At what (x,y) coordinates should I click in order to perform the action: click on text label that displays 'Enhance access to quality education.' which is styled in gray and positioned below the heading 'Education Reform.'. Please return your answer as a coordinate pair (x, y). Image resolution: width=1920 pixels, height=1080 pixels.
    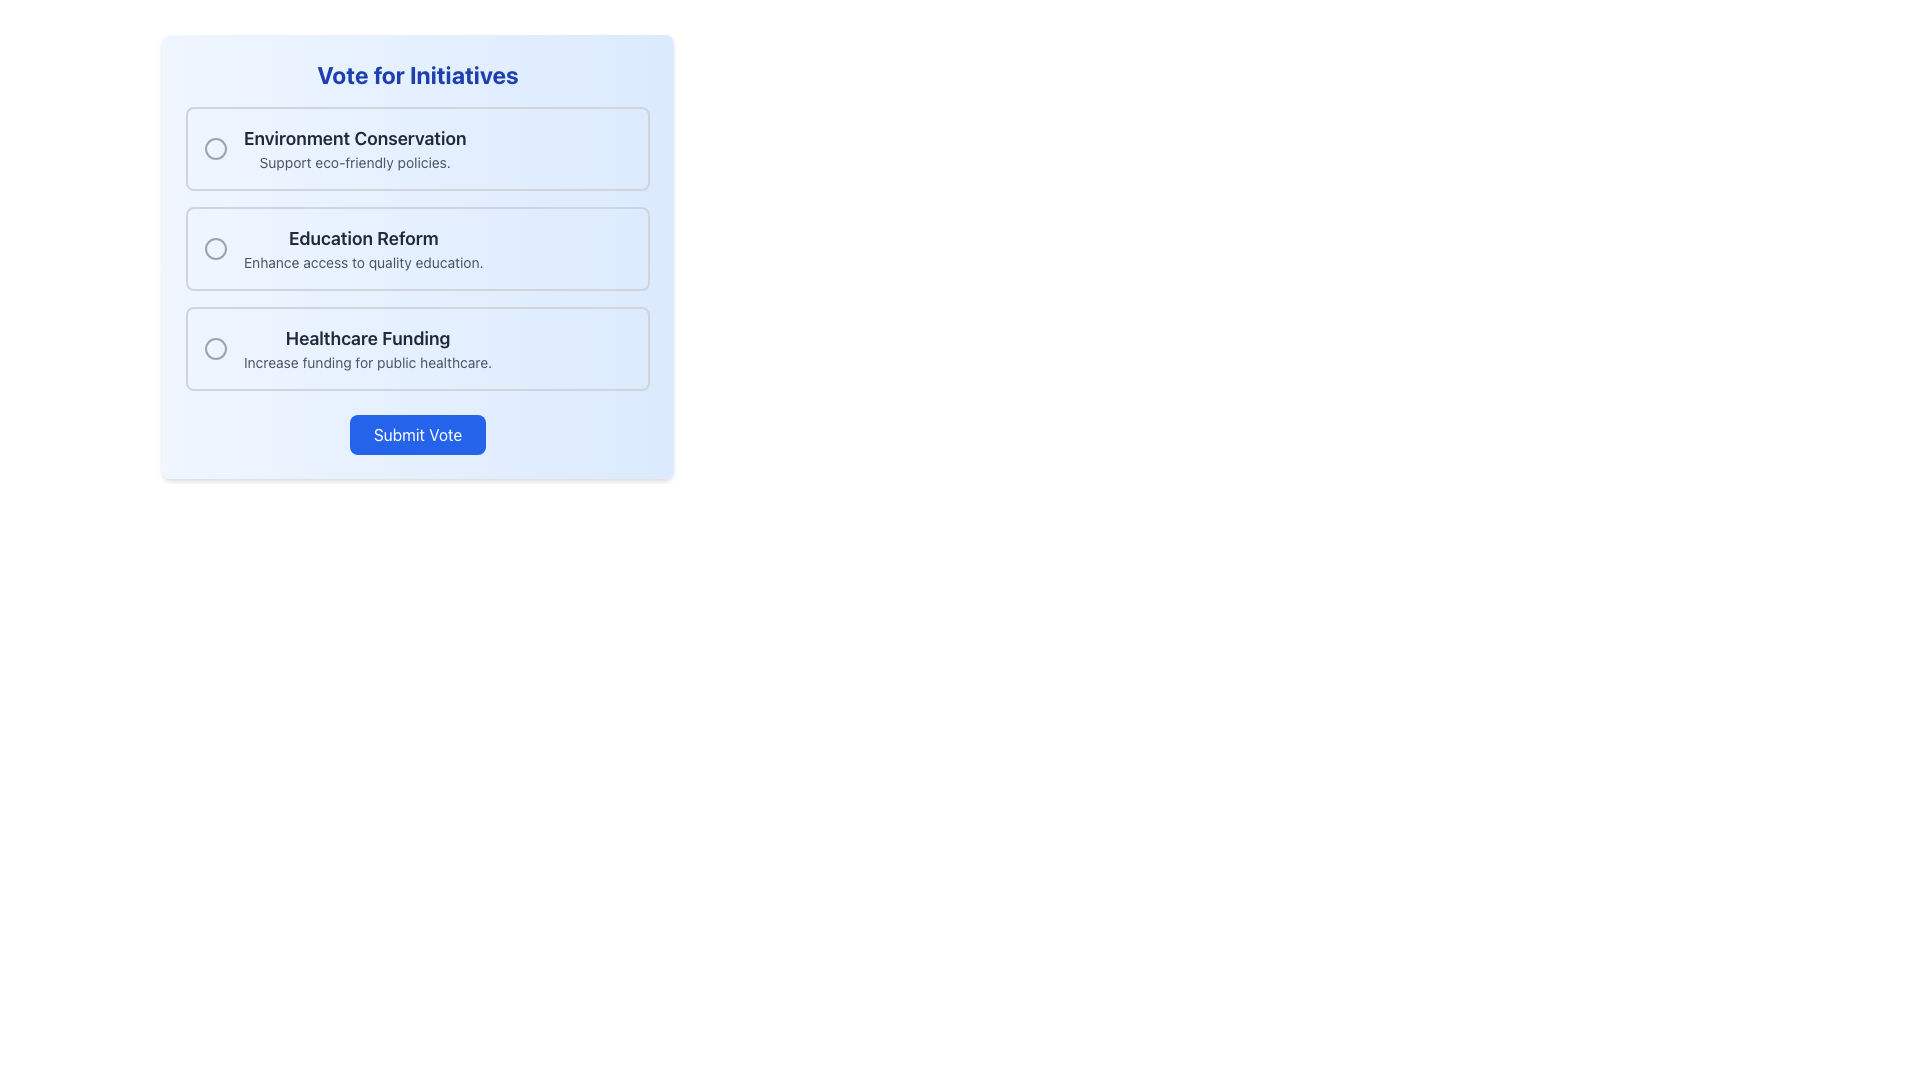
    Looking at the image, I should click on (363, 261).